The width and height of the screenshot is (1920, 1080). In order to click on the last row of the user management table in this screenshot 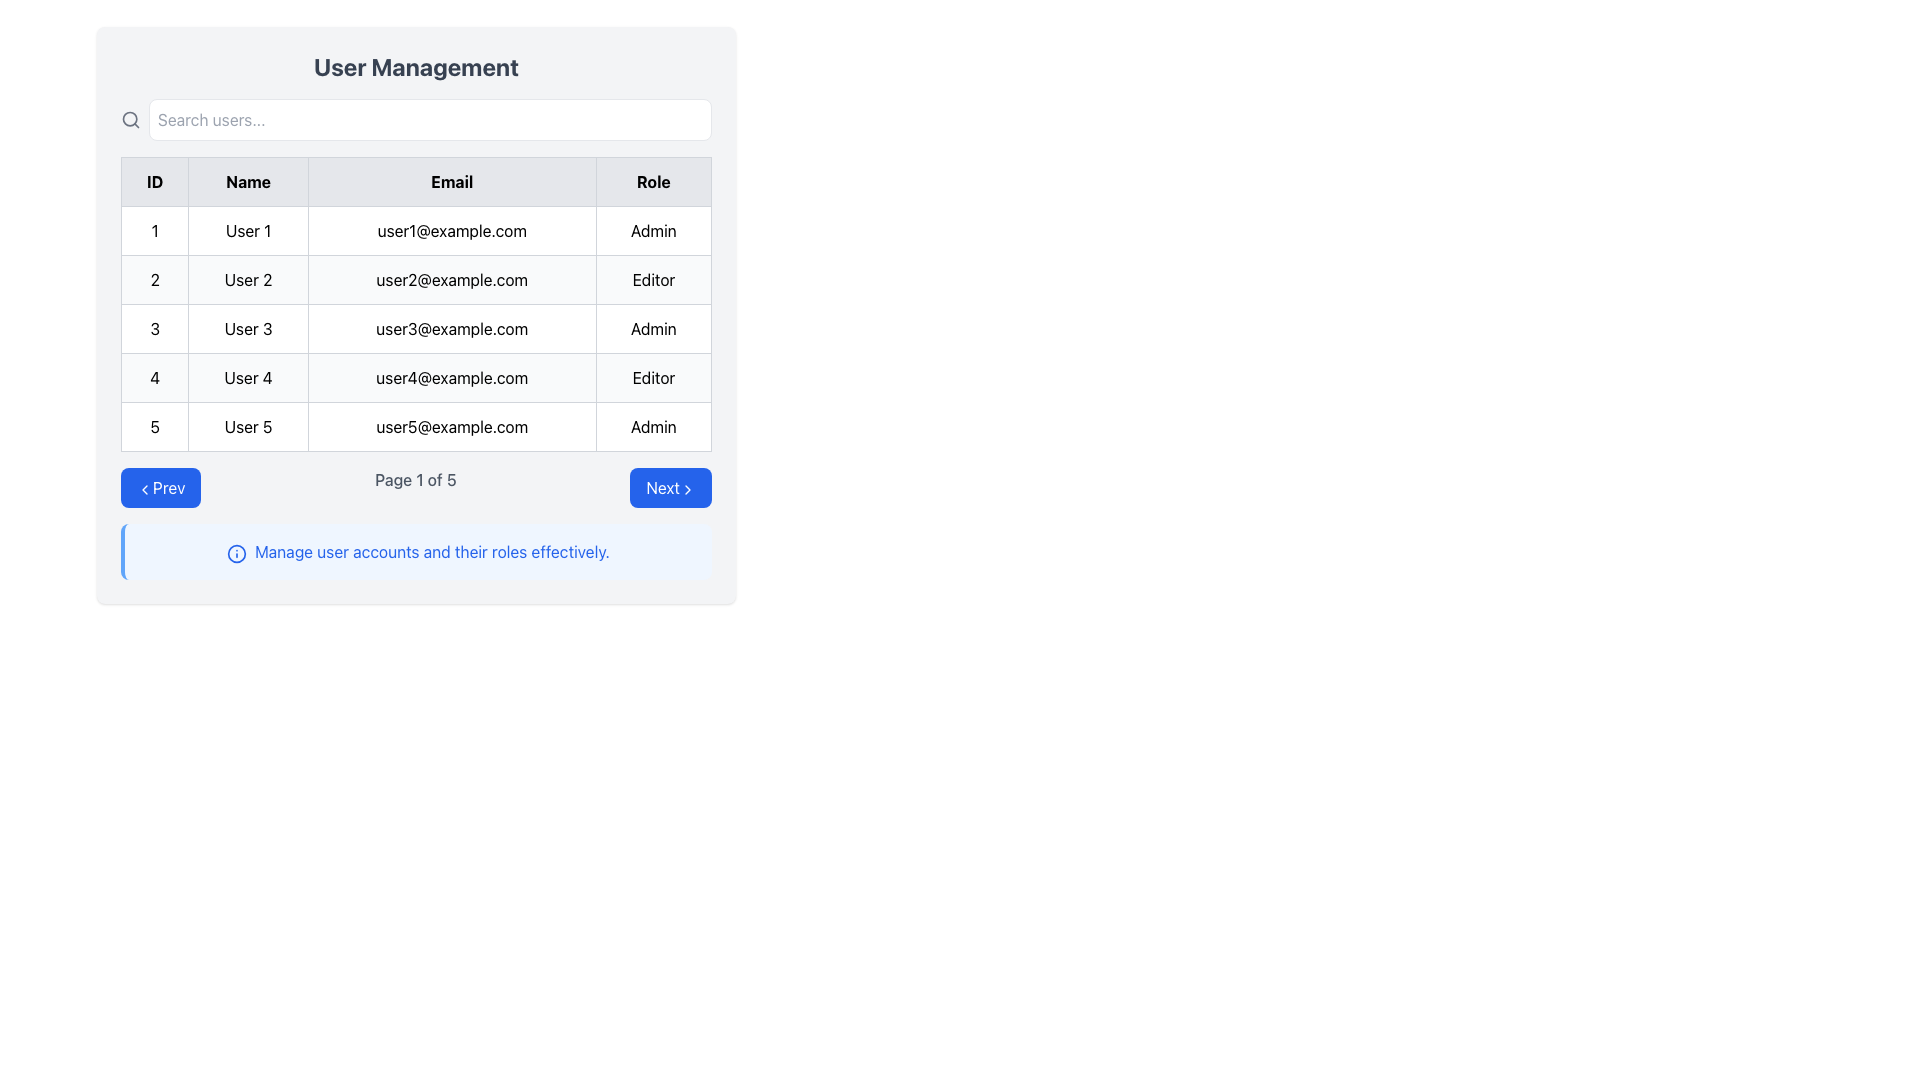, I will do `click(415, 426)`.